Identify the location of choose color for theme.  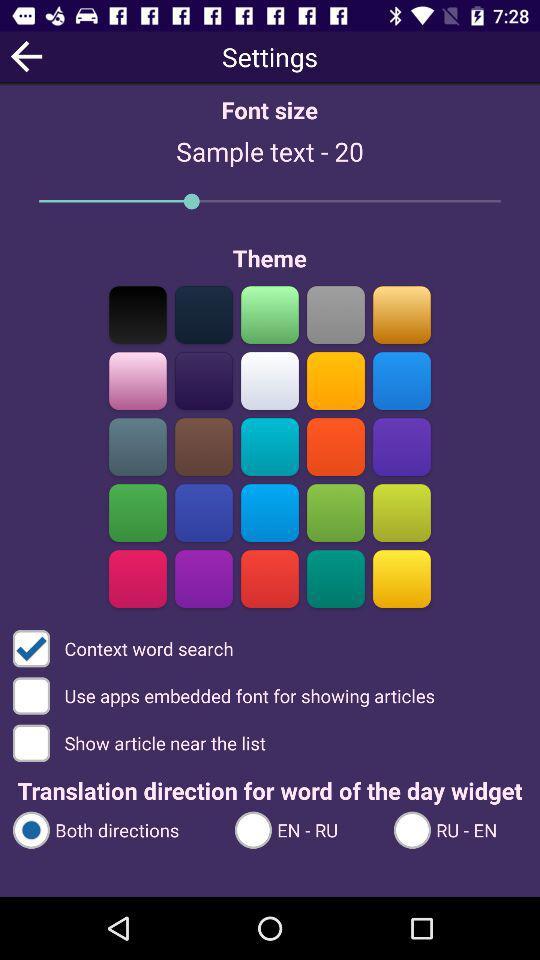
(203, 446).